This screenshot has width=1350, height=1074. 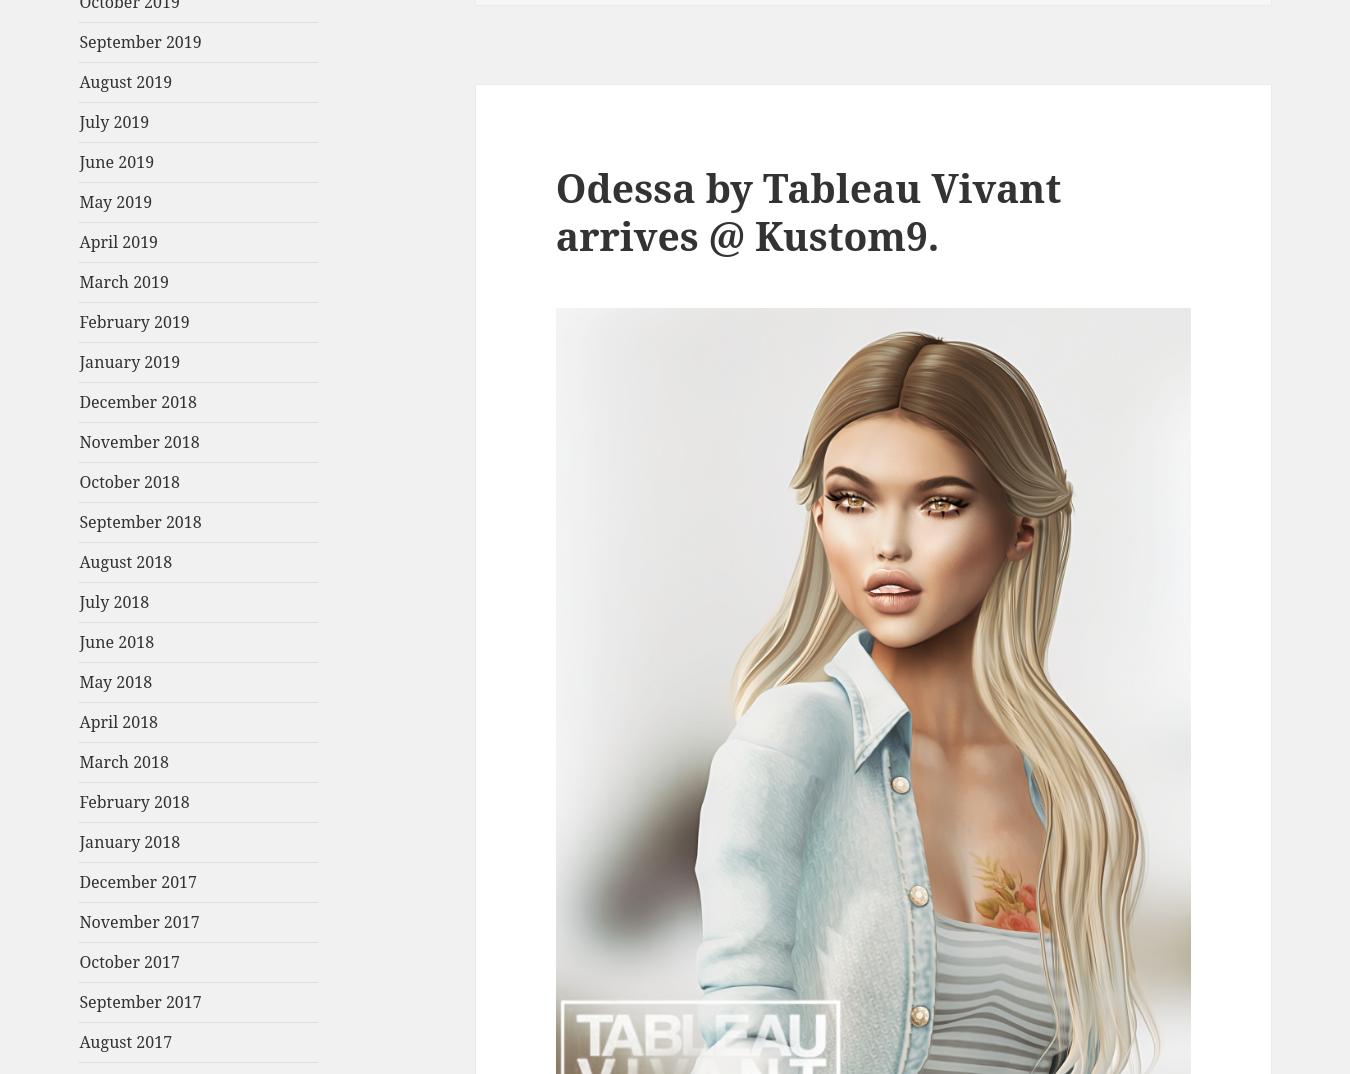 What do you see at coordinates (125, 1041) in the screenshot?
I see `'August 2017'` at bounding box center [125, 1041].